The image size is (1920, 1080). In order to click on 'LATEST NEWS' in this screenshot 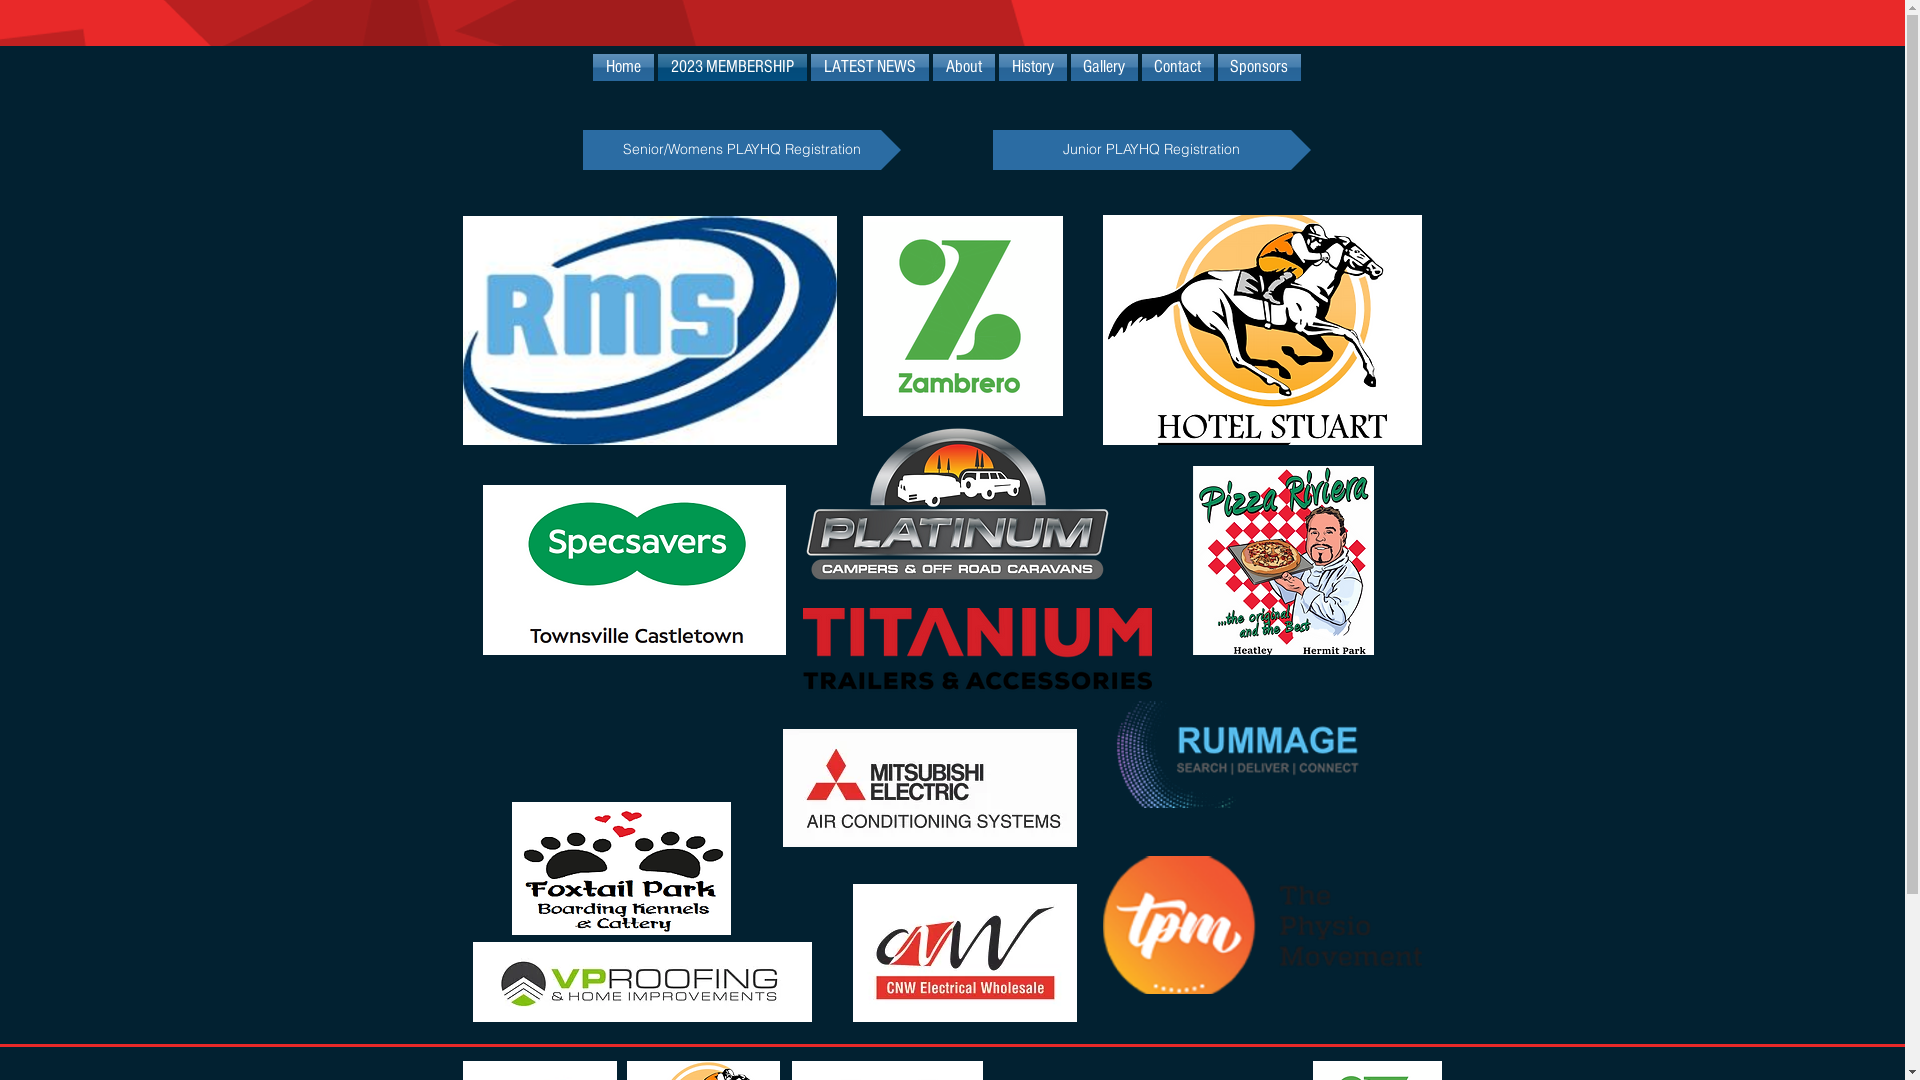, I will do `click(868, 66)`.